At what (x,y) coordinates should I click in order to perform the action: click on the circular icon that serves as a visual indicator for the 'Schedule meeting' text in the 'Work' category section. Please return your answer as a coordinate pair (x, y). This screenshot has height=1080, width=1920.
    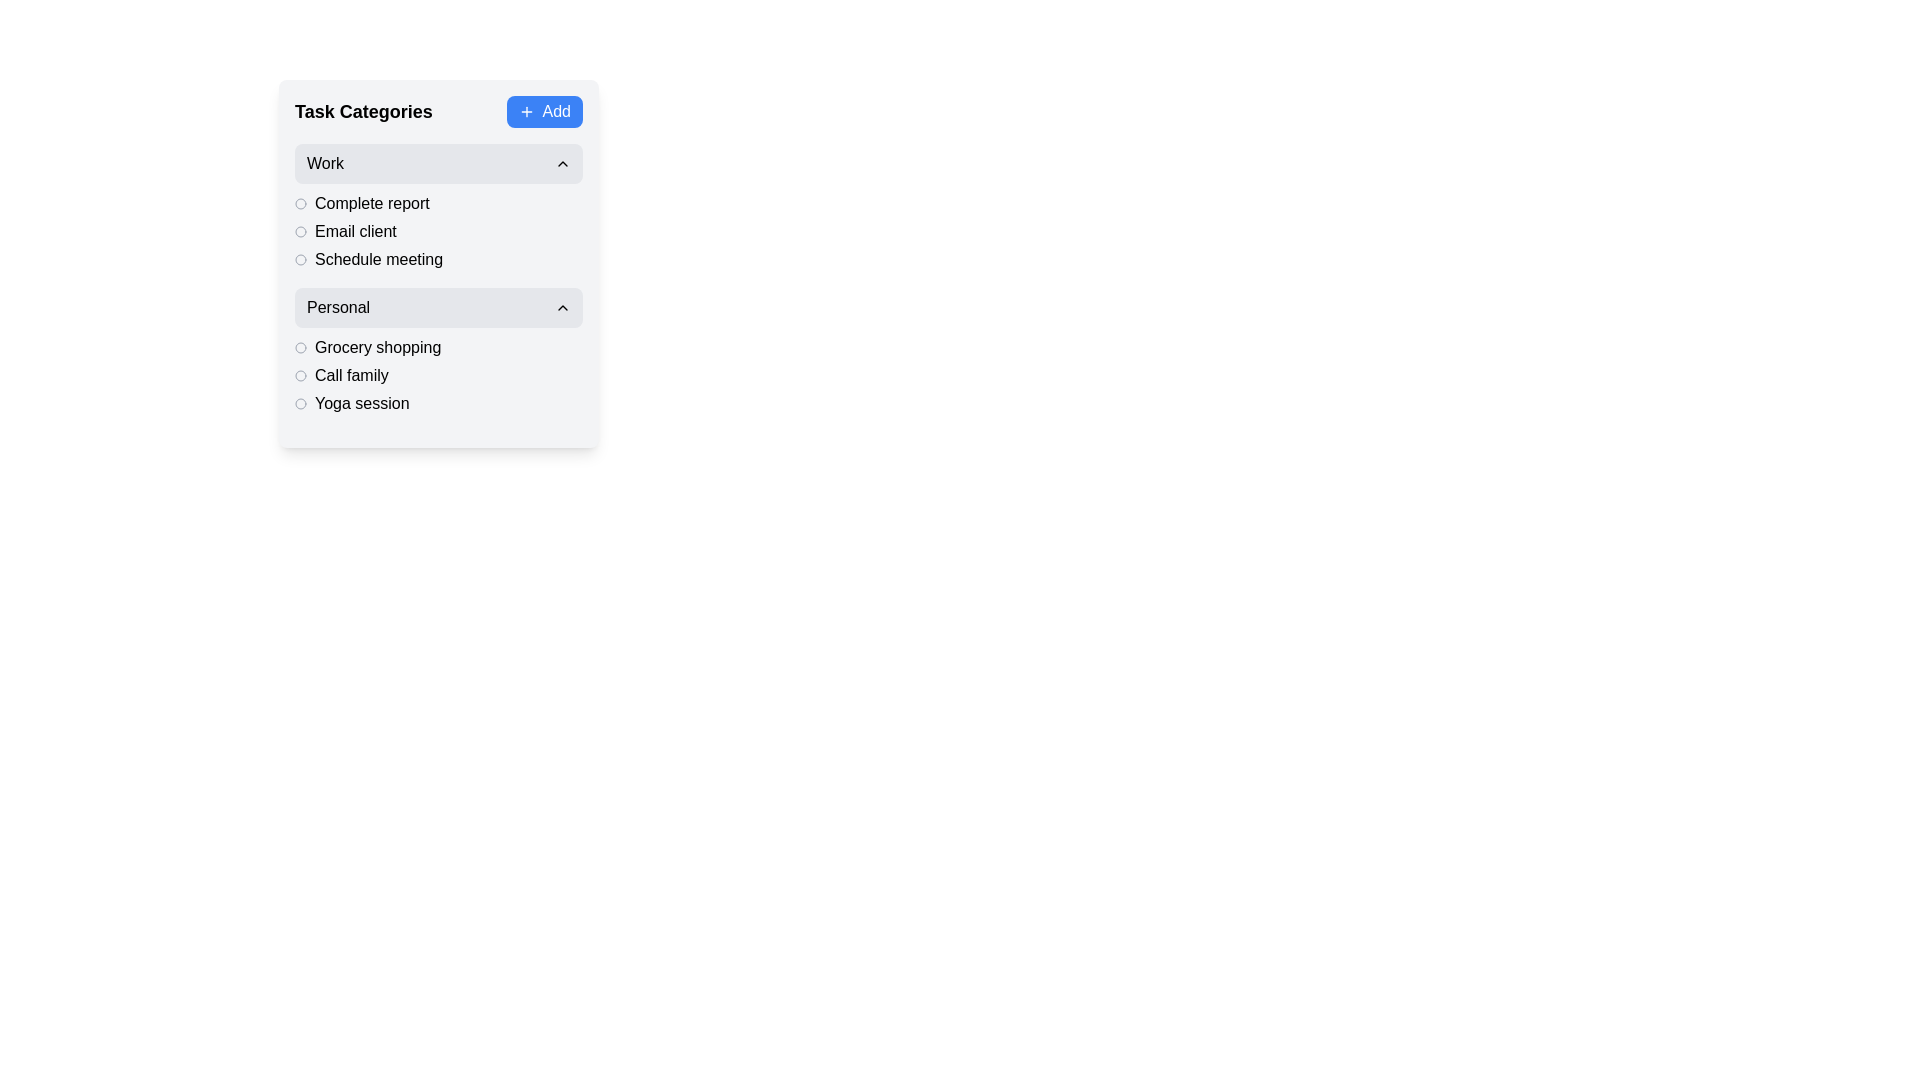
    Looking at the image, I should click on (300, 258).